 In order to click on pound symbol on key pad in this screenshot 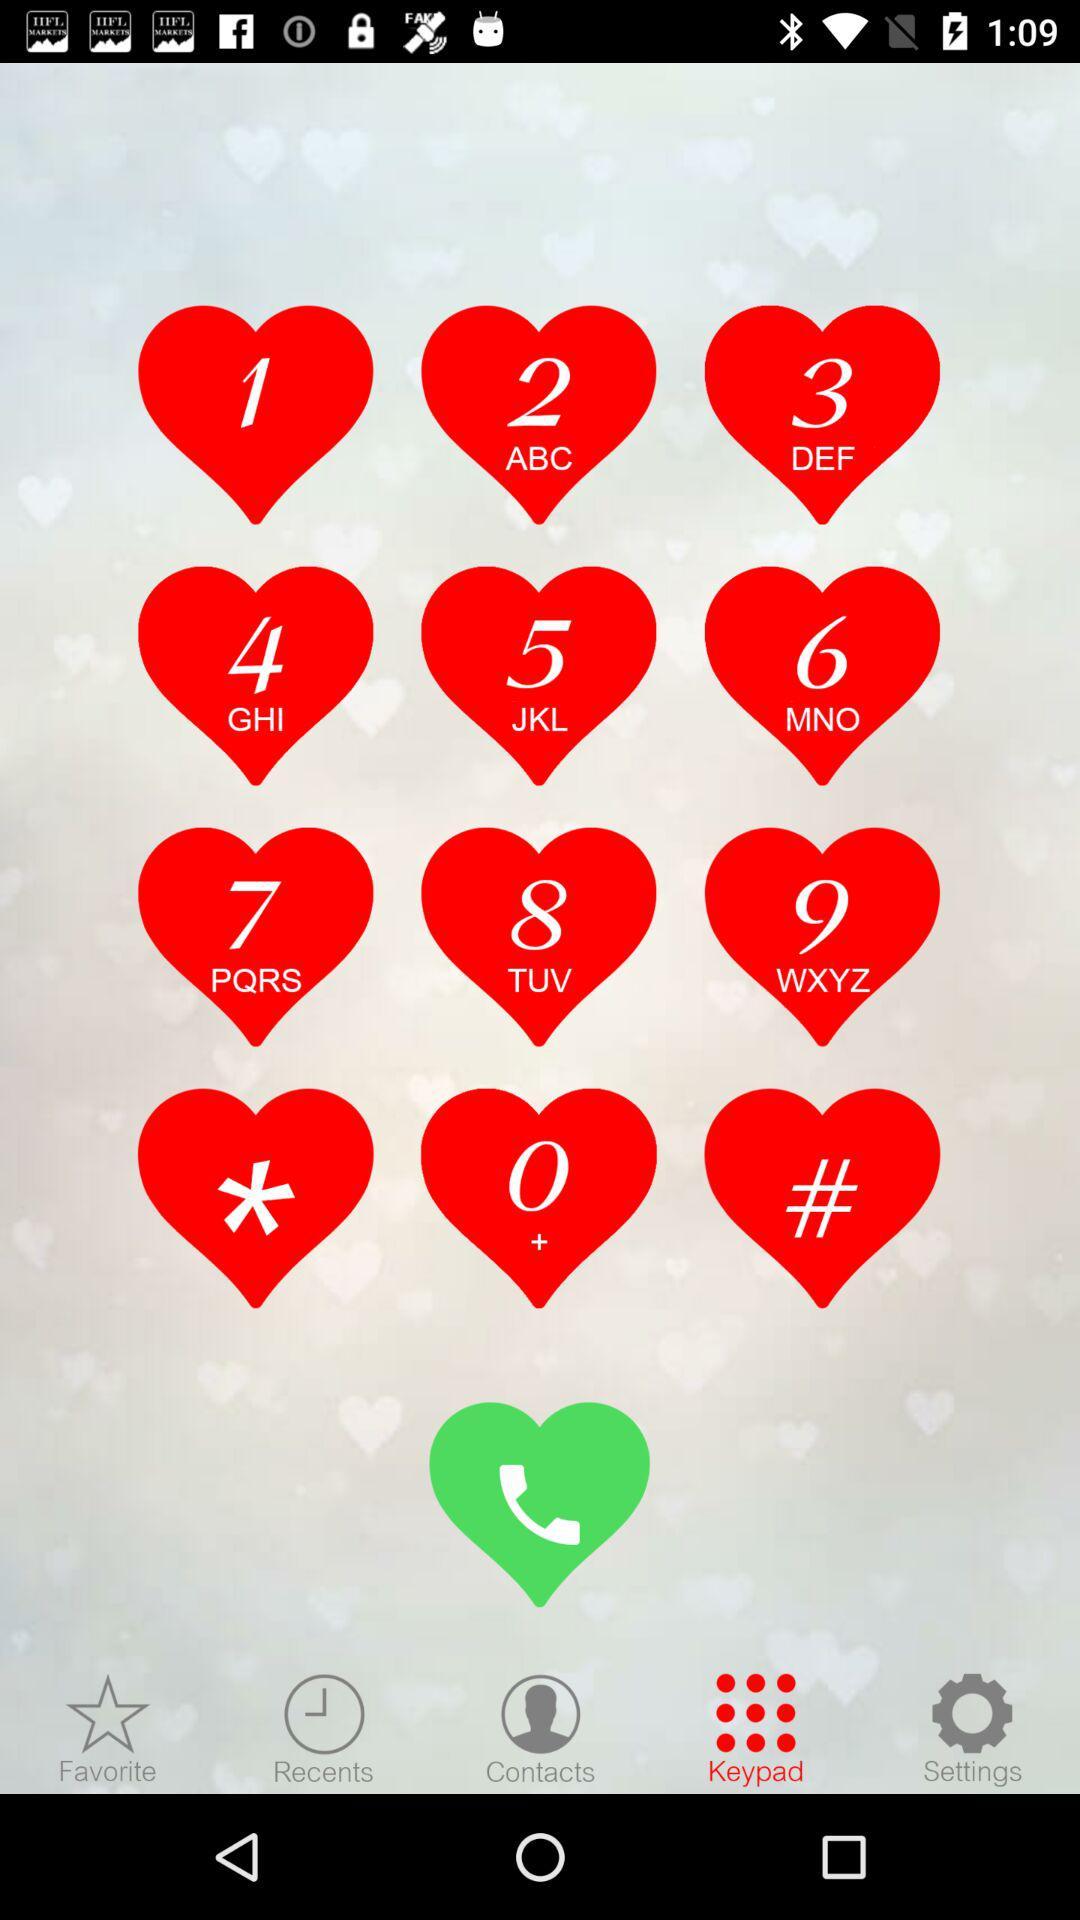, I will do `click(822, 1198)`.